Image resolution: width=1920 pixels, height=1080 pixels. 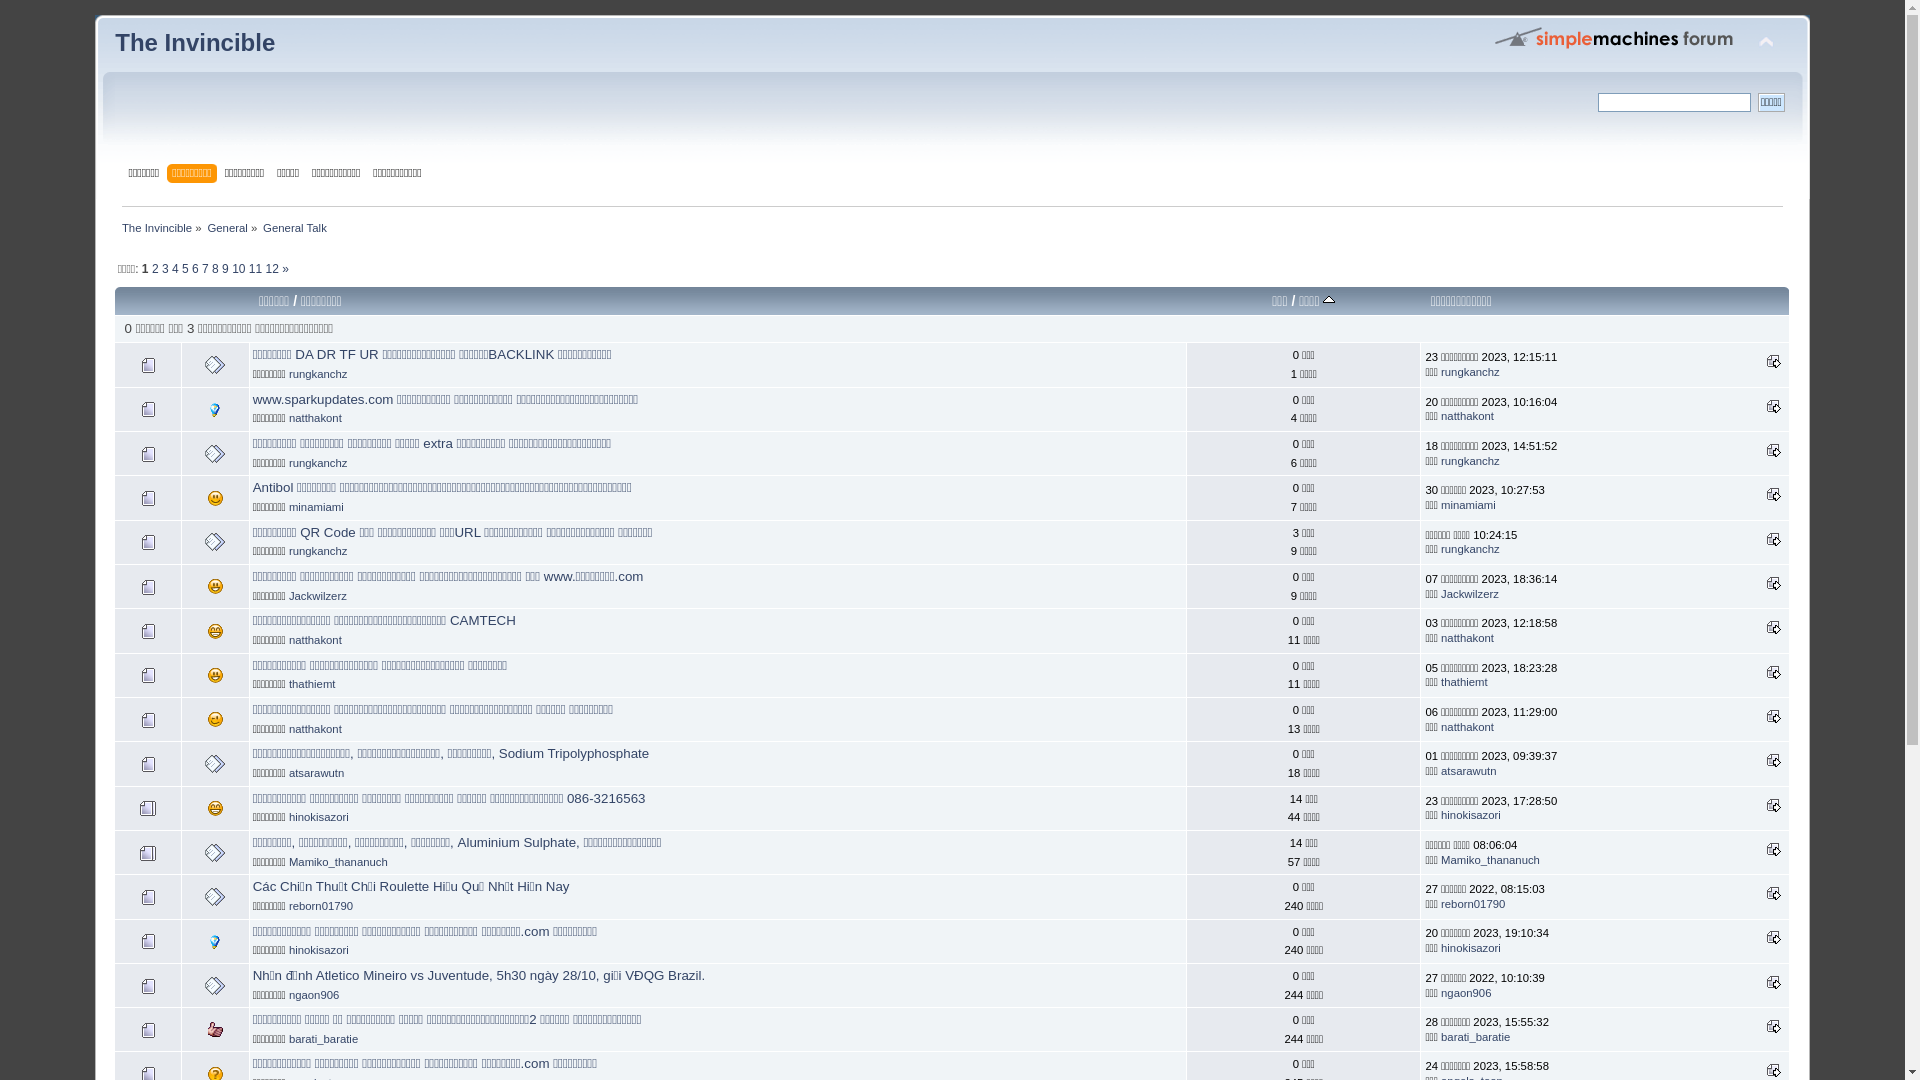 What do you see at coordinates (1464, 681) in the screenshot?
I see `'thathiemt'` at bounding box center [1464, 681].